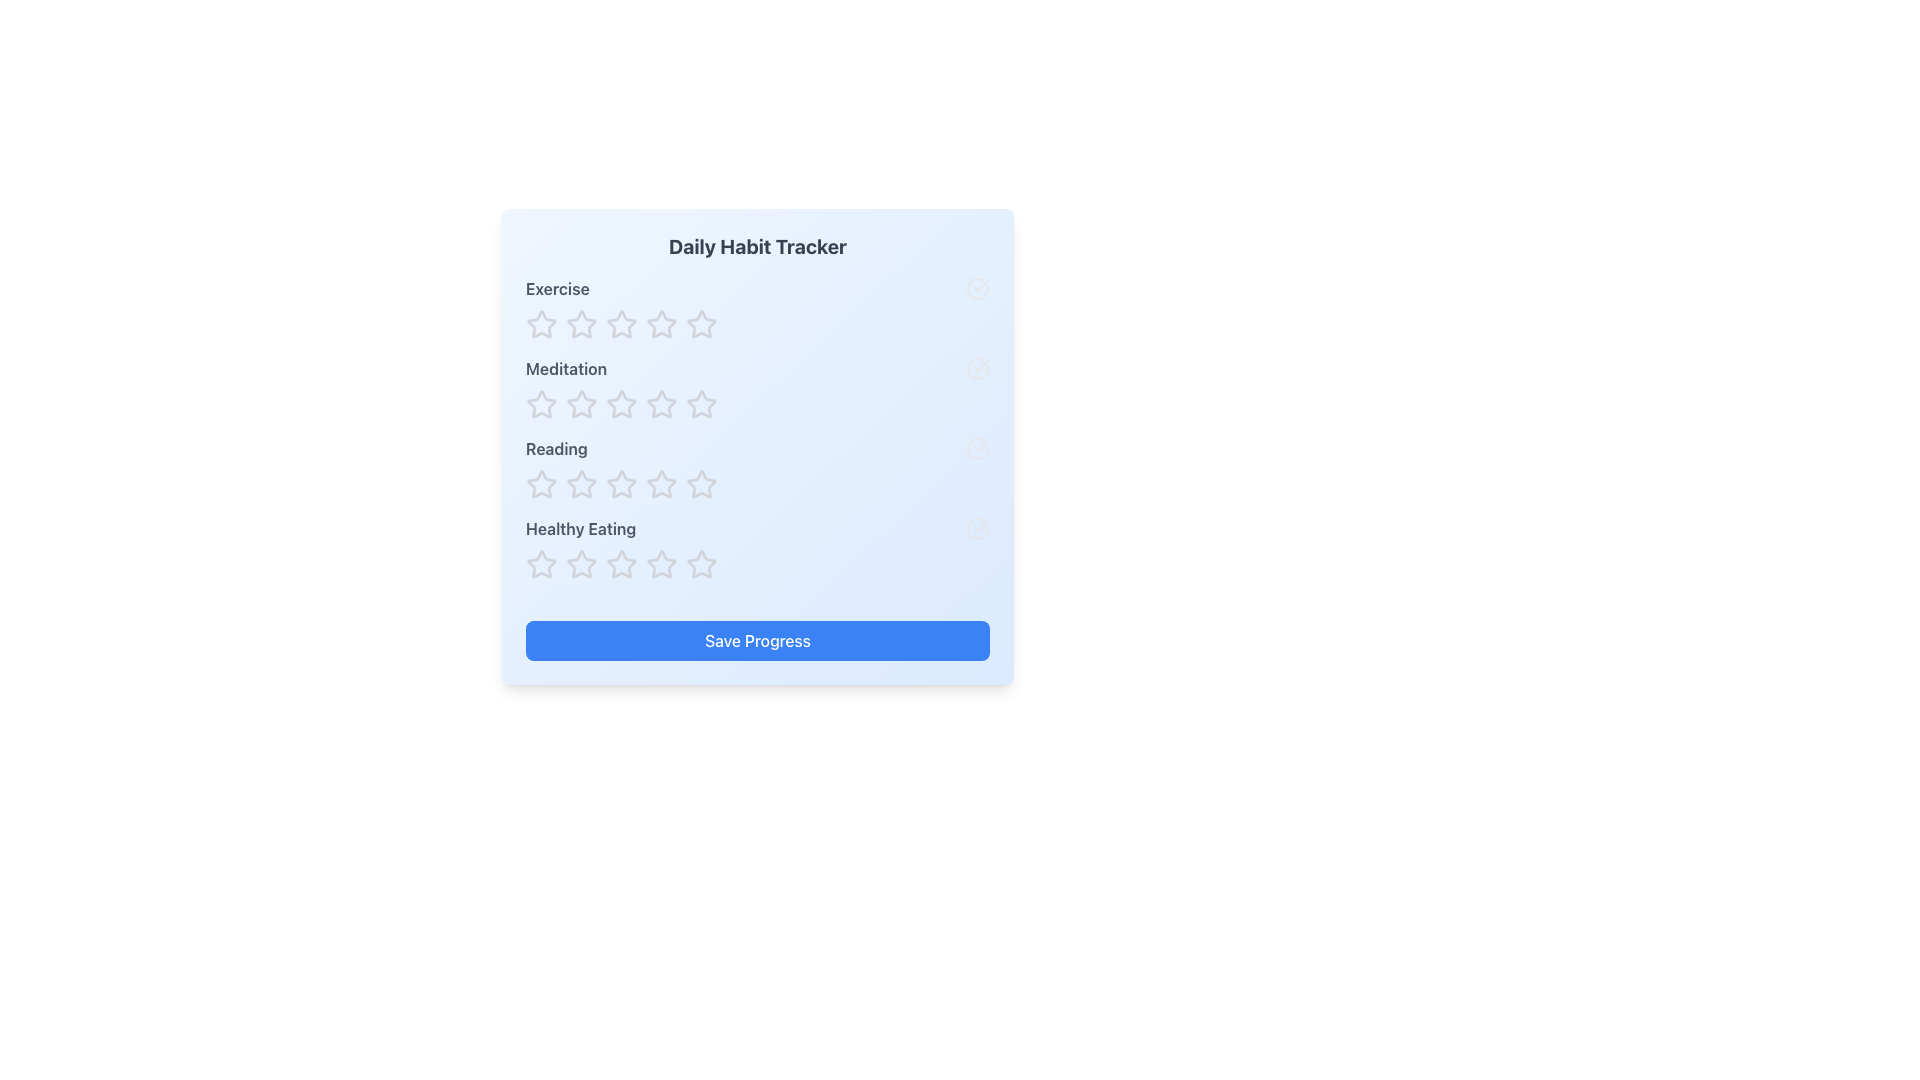 This screenshot has width=1920, height=1080. Describe the element at coordinates (542, 564) in the screenshot. I see `the first star icon in the 'Healthy Eating' row of the Daily Habit Tracker to trigger the scaling hover effect` at that location.